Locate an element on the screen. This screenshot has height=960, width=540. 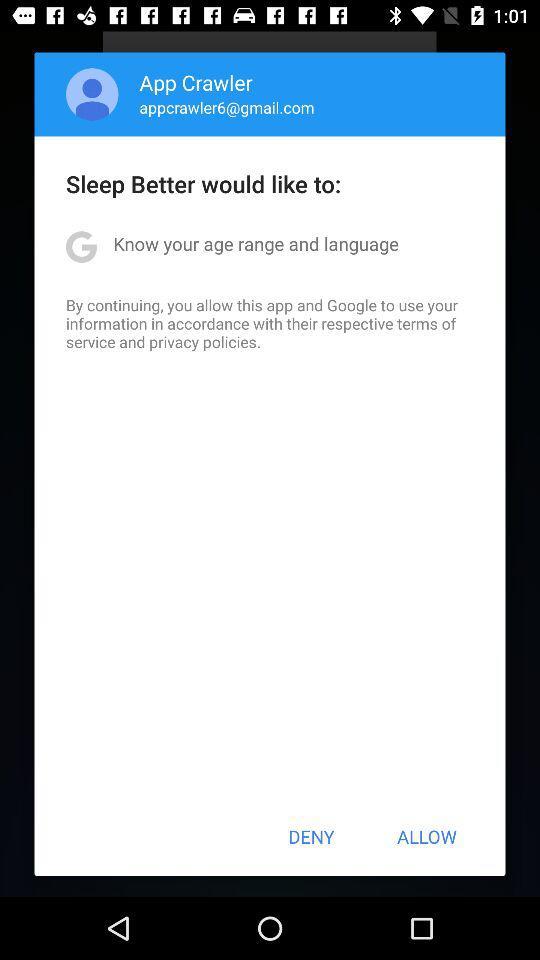
the app above by continuing you is located at coordinates (256, 242).